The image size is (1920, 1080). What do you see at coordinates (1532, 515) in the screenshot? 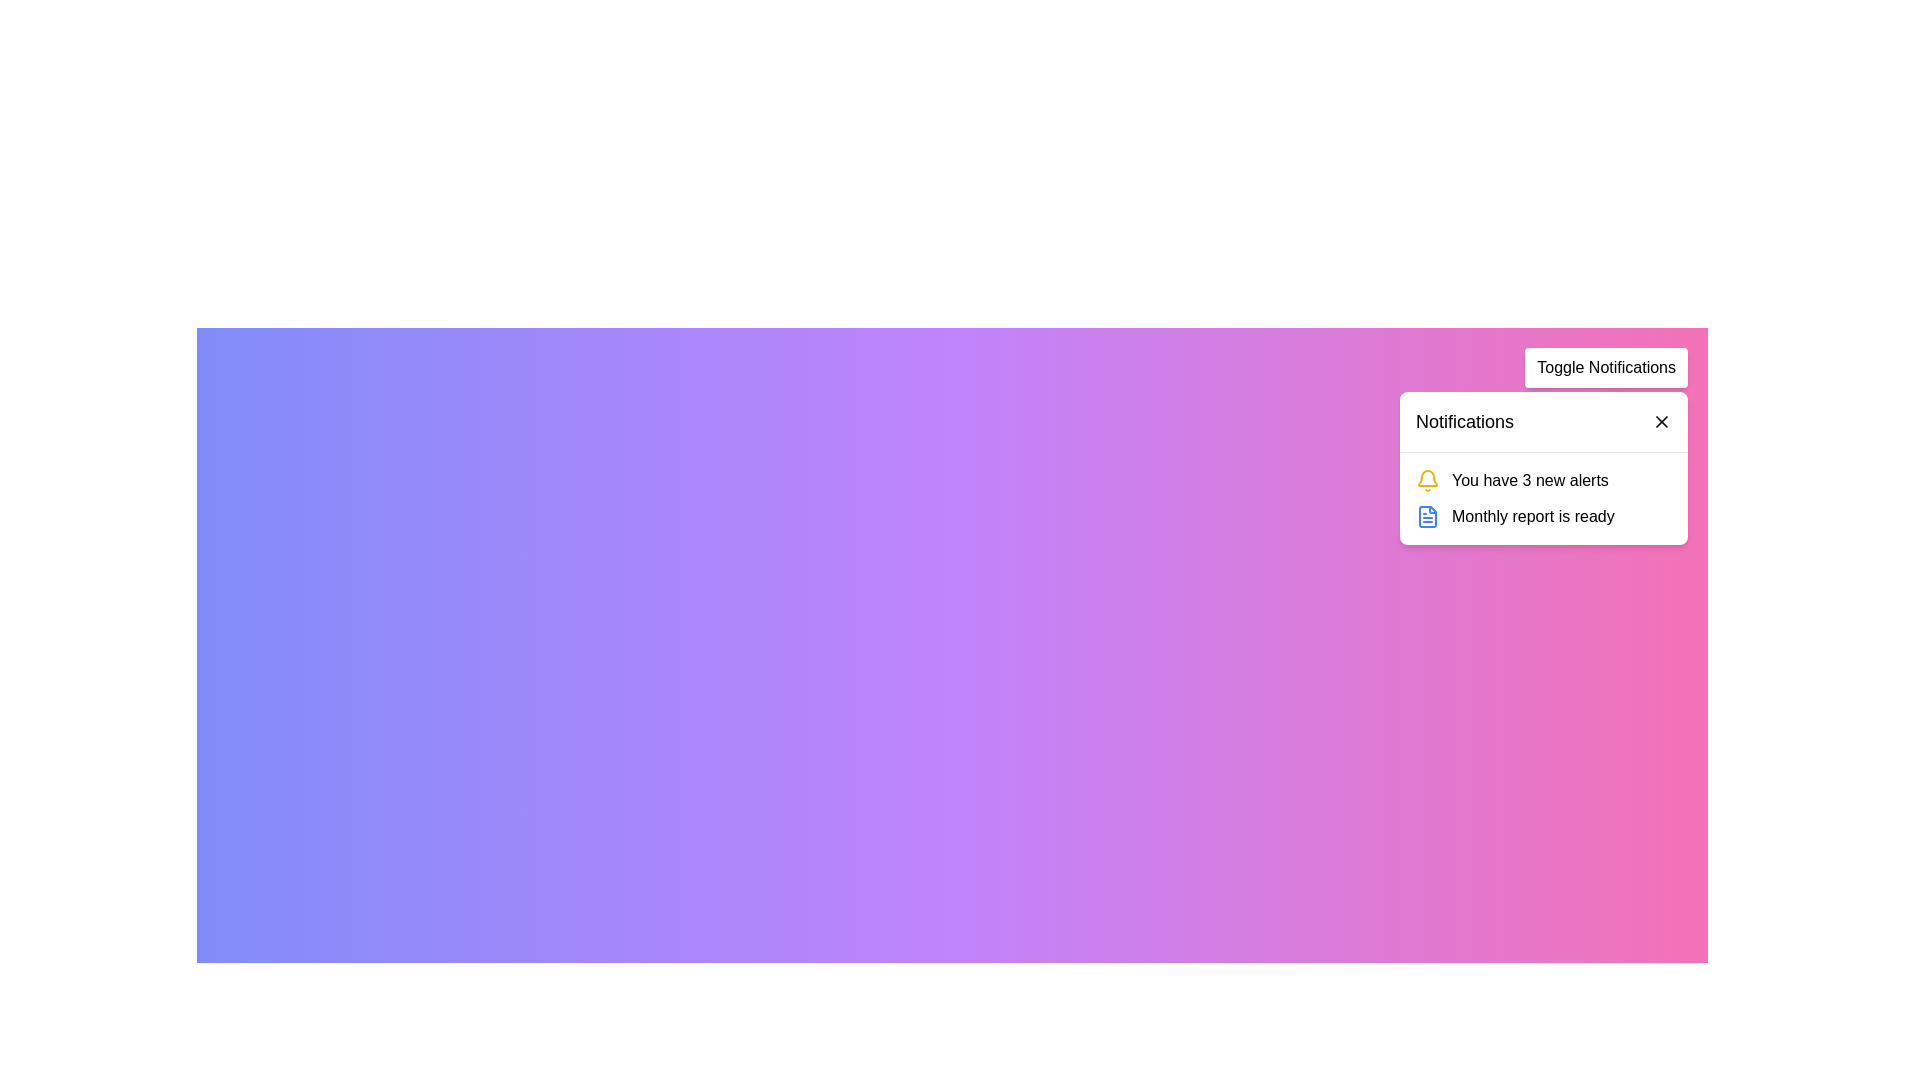
I see `the text label that displays 'Monthly report is ready' in the Notifications popup, located below 'You have 3 new alerts'` at bounding box center [1532, 515].